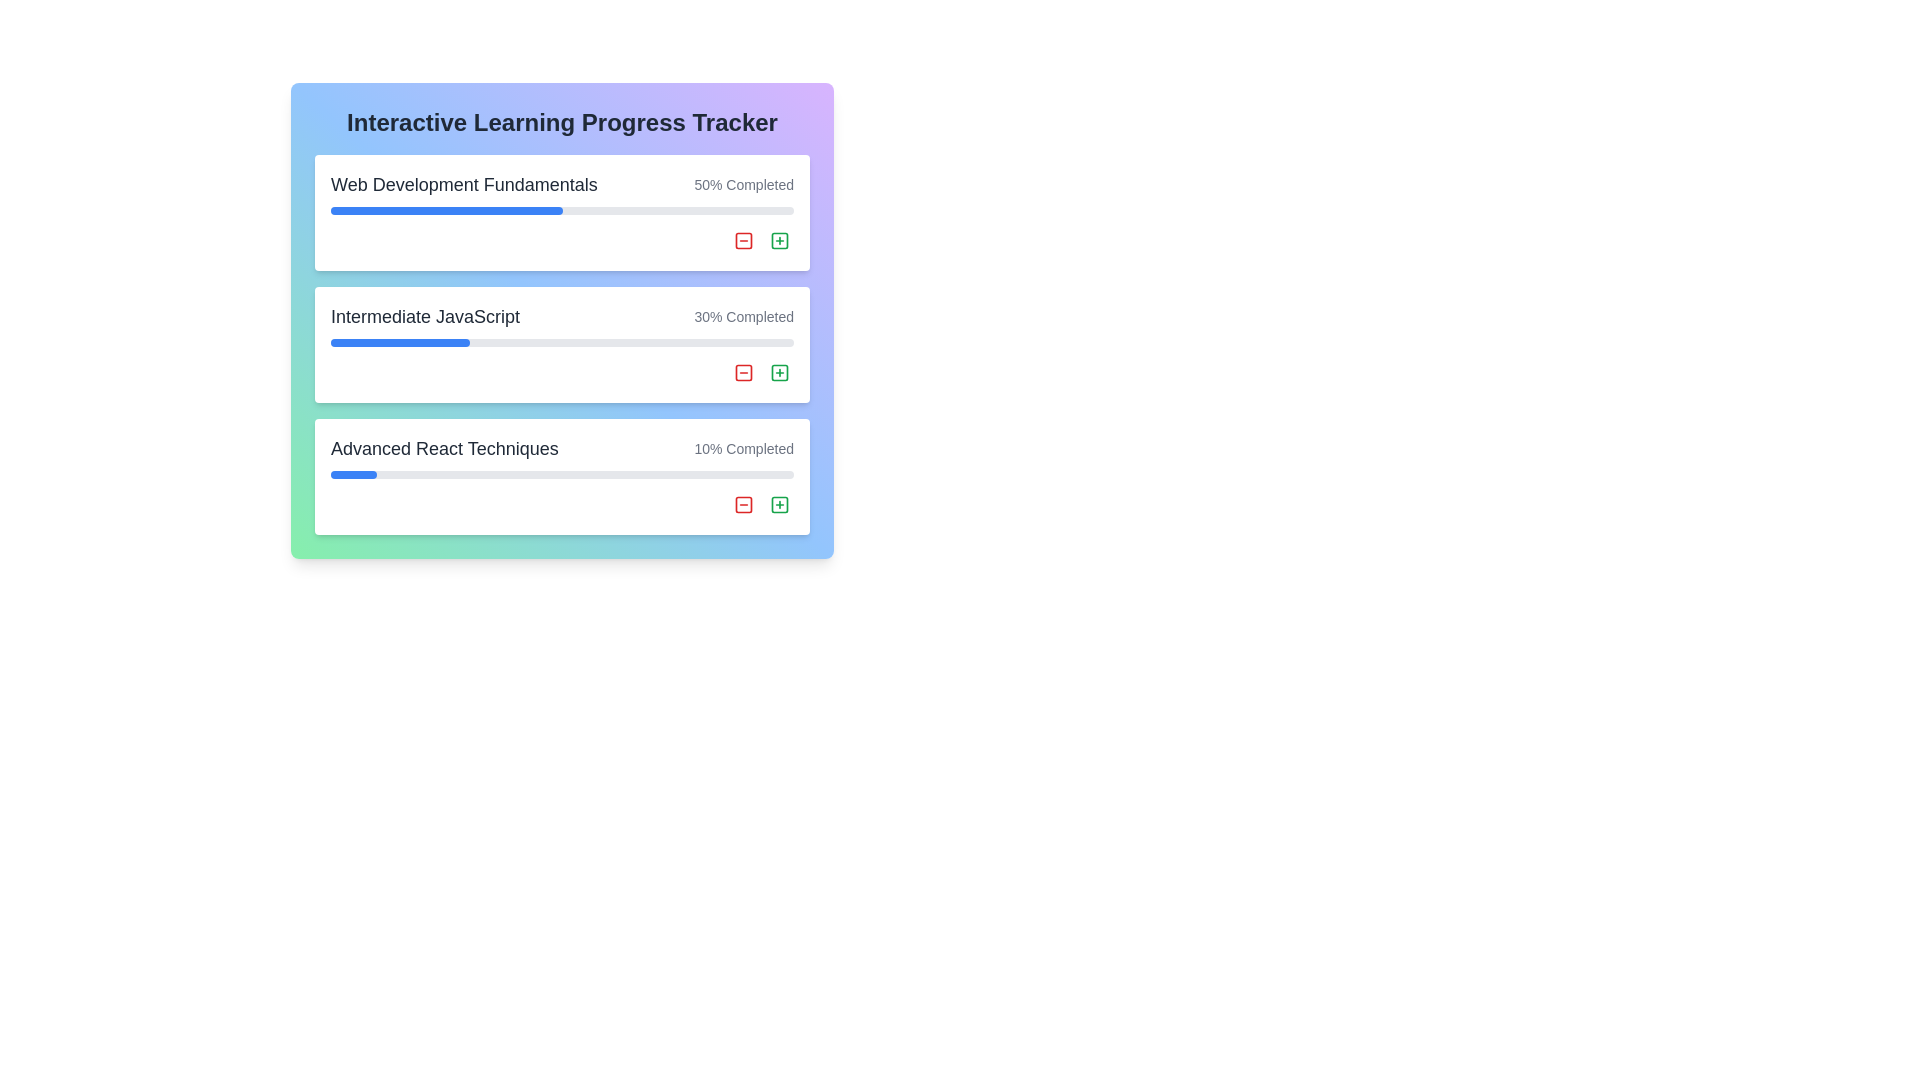 This screenshot has height=1080, width=1920. I want to click on the text label that displays '30% Completed', styled in small gray font, located to the right of 'Intermediate JavaScript' within a list of progress items, so click(743, 315).